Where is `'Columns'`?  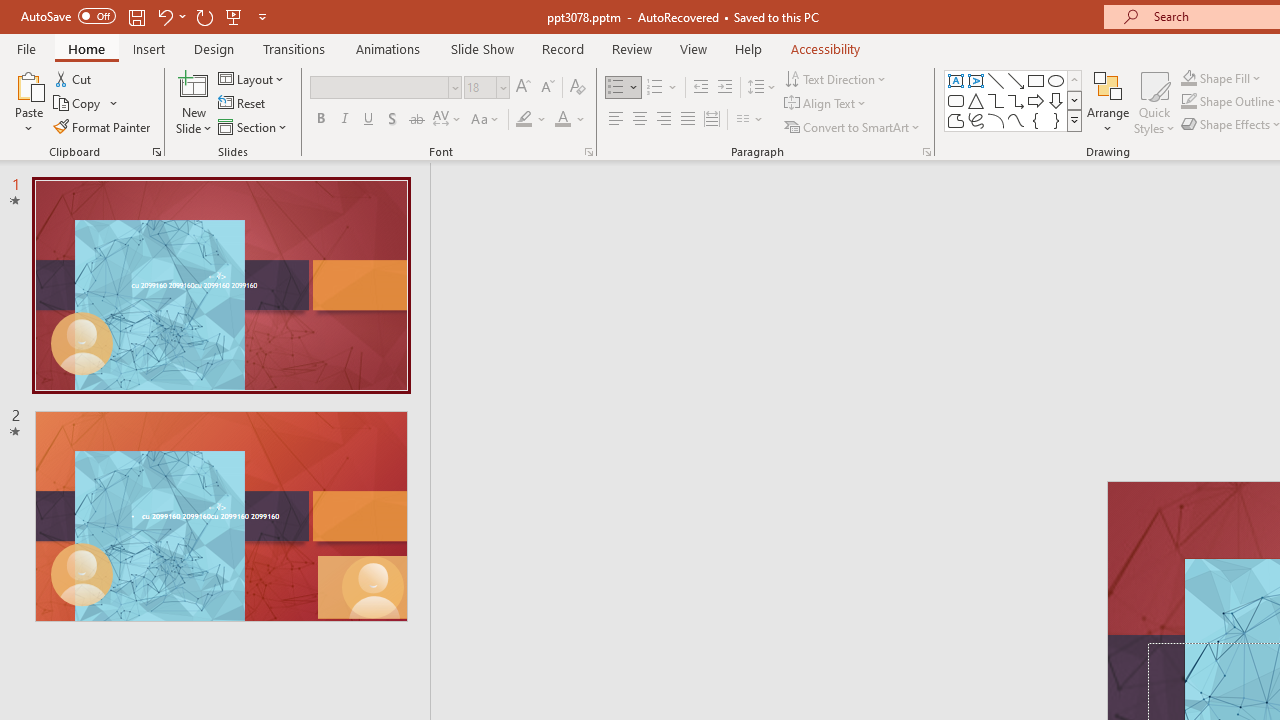
'Columns' is located at coordinates (749, 119).